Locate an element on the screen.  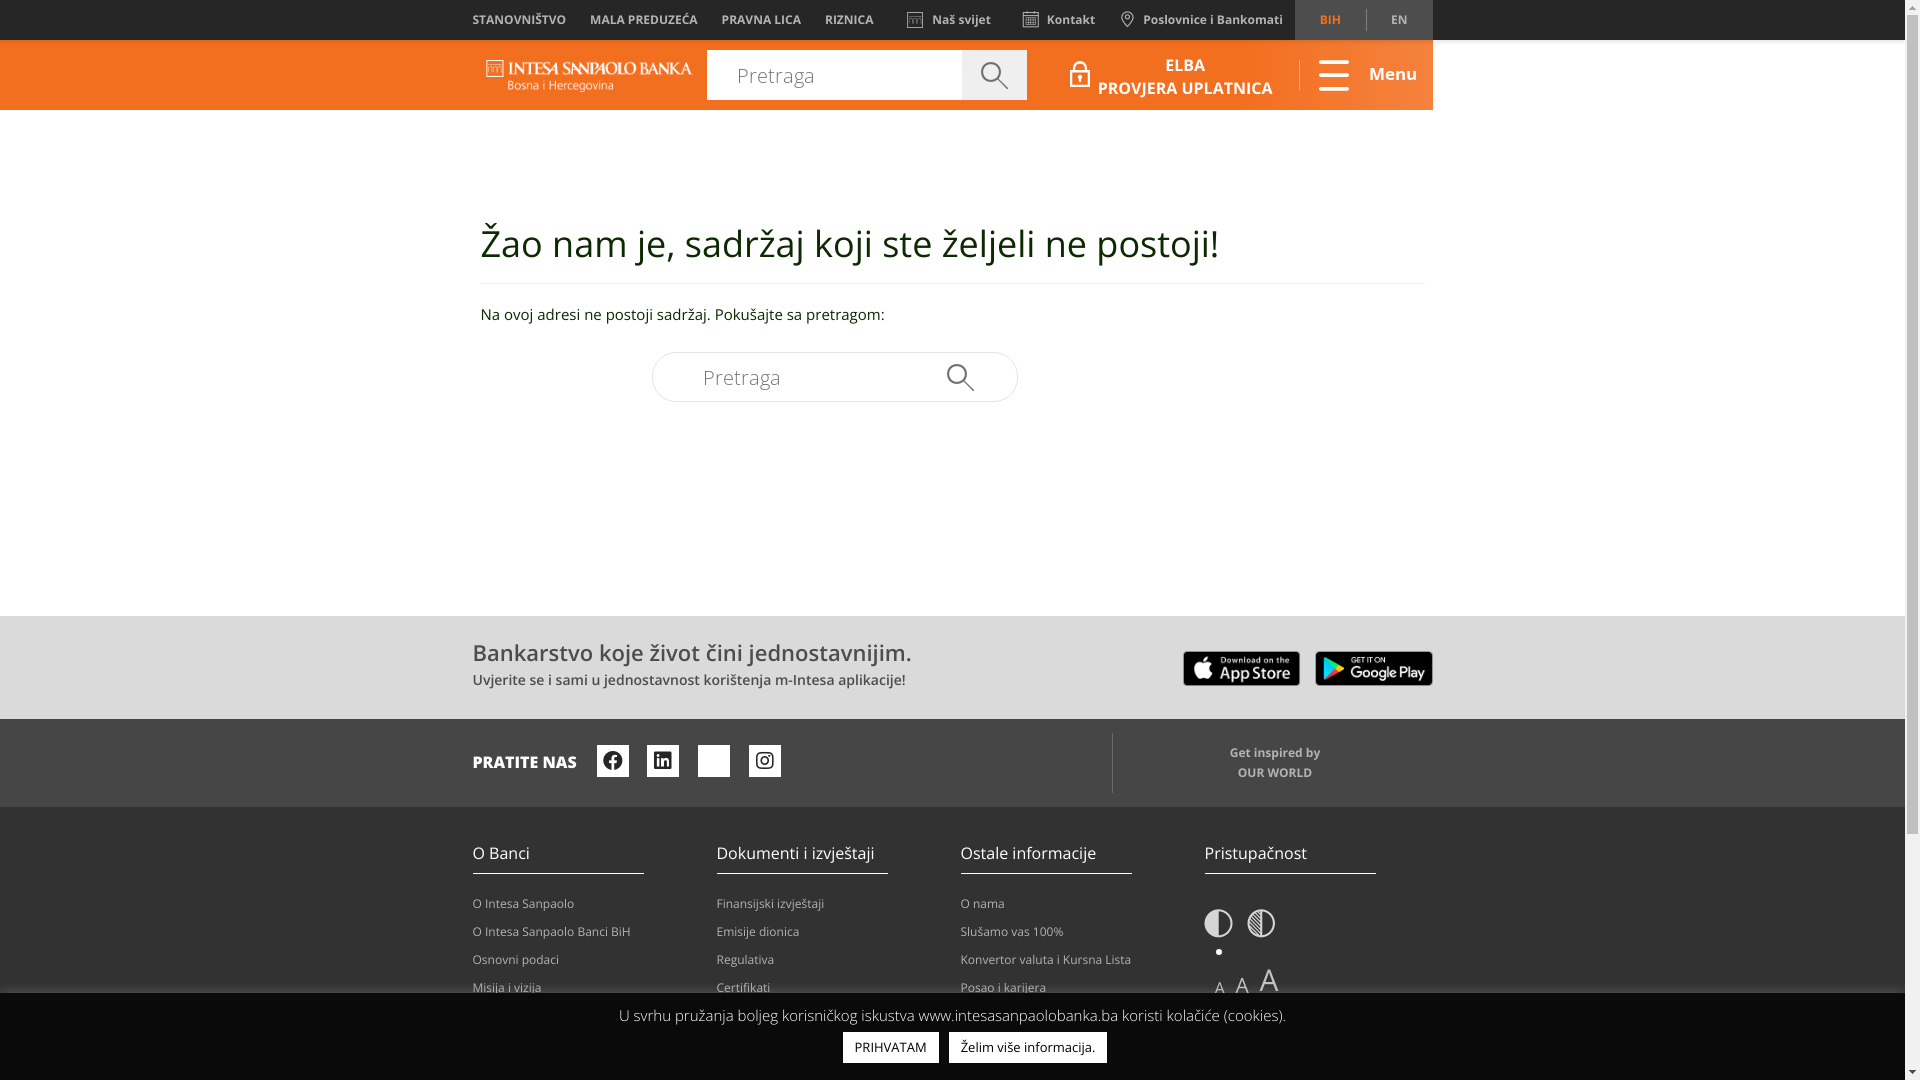
'fa-youtube-play' is located at coordinates (714, 760).